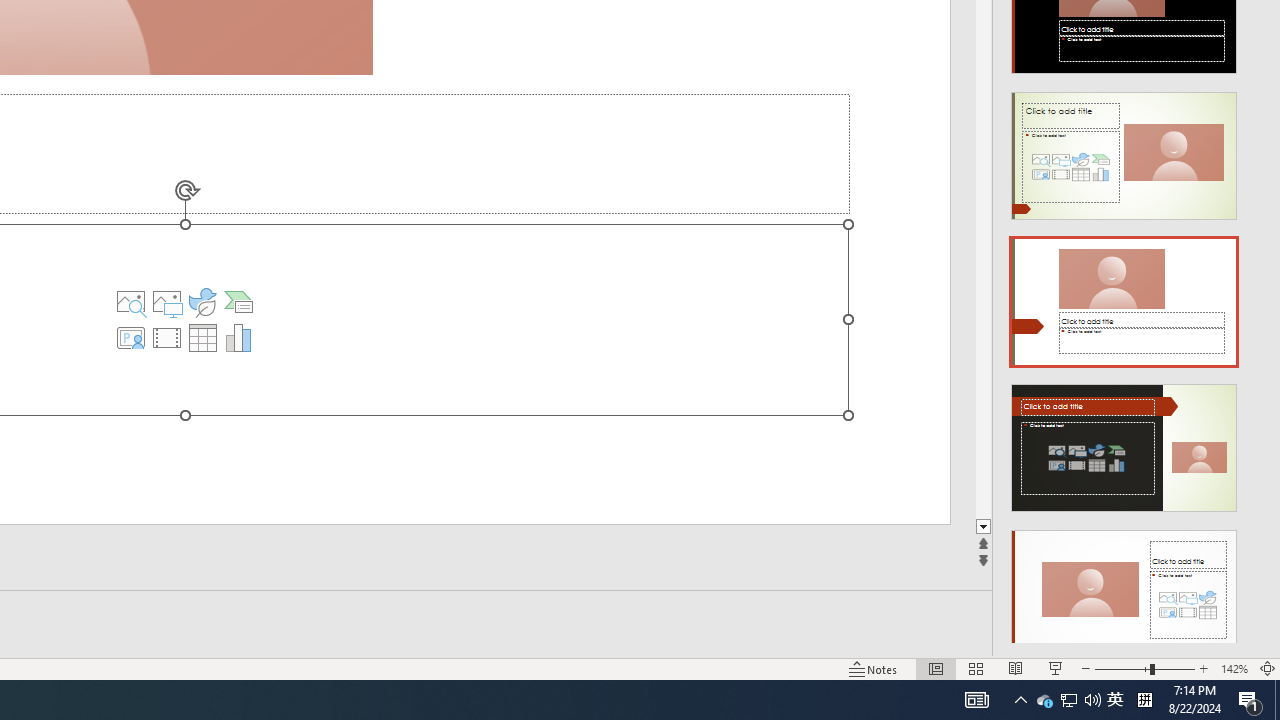 The image size is (1280, 720). What do you see at coordinates (1250, 698) in the screenshot?
I see `'Action Center, 1 new notification'` at bounding box center [1250, 698].